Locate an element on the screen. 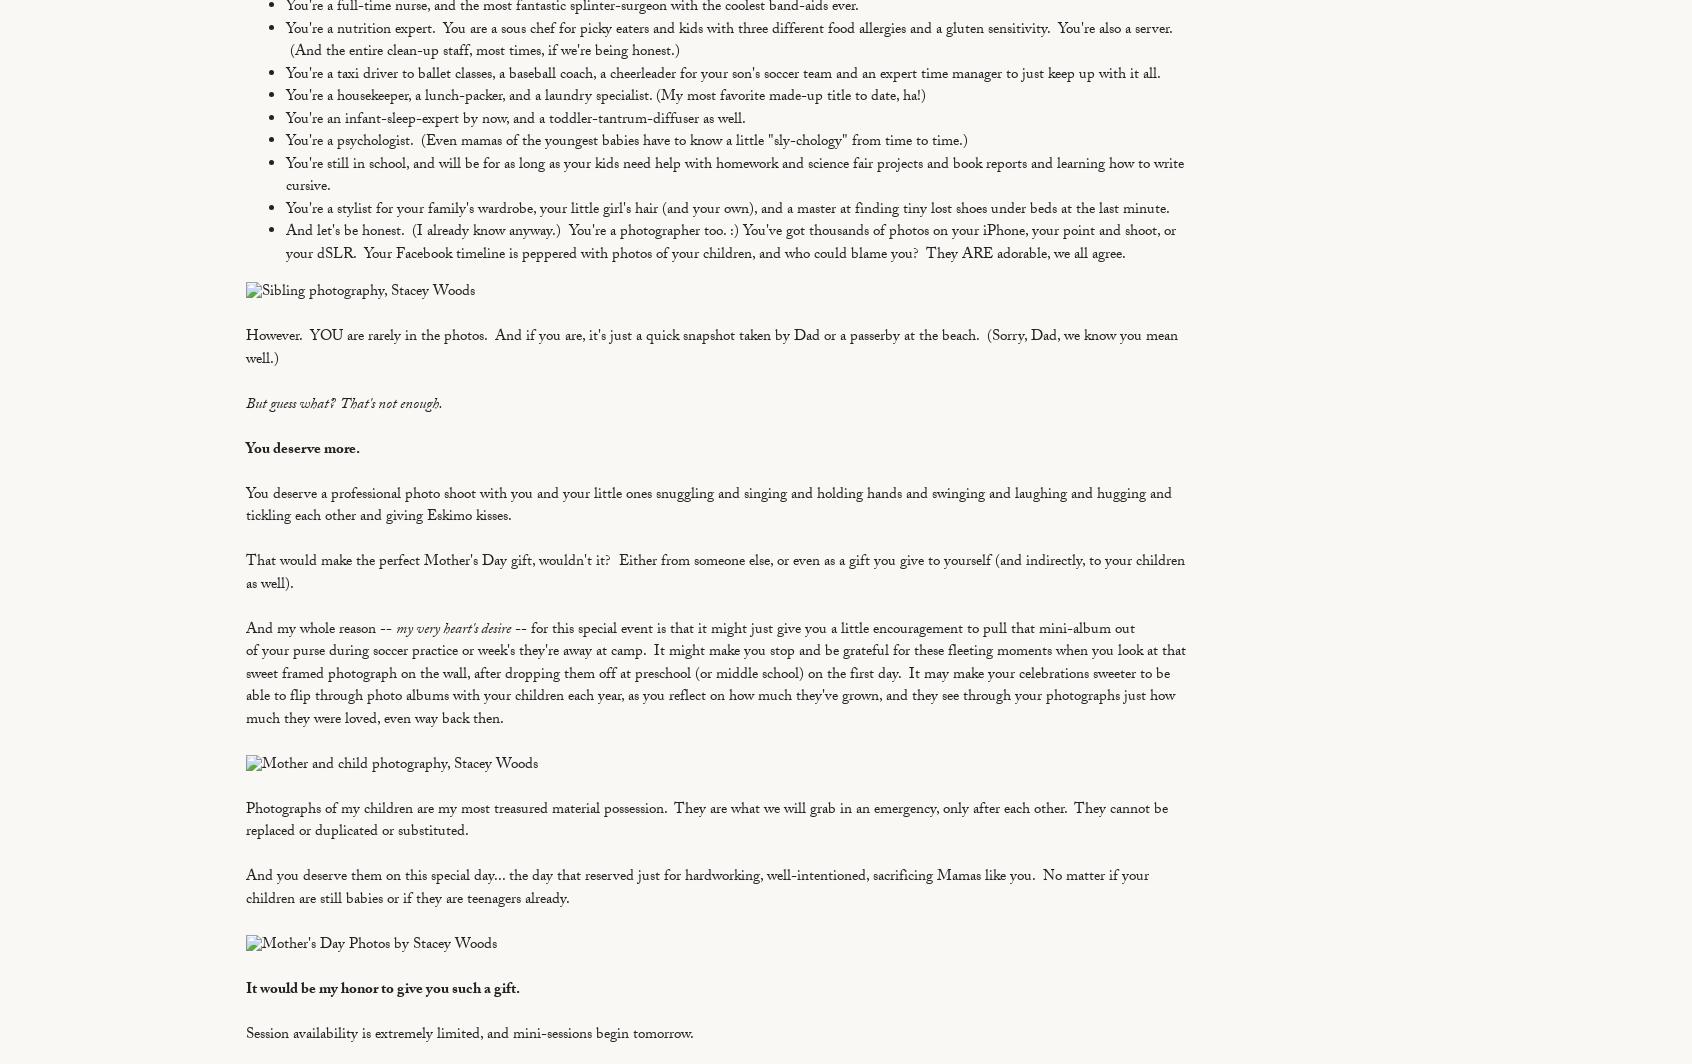  'Photographs of my children are my most treasured material possession.  They are what we will grab in an emergency, only after each other.  They cannot be replaced or duplicated or substituted.' is located at coordinates (705, 821).